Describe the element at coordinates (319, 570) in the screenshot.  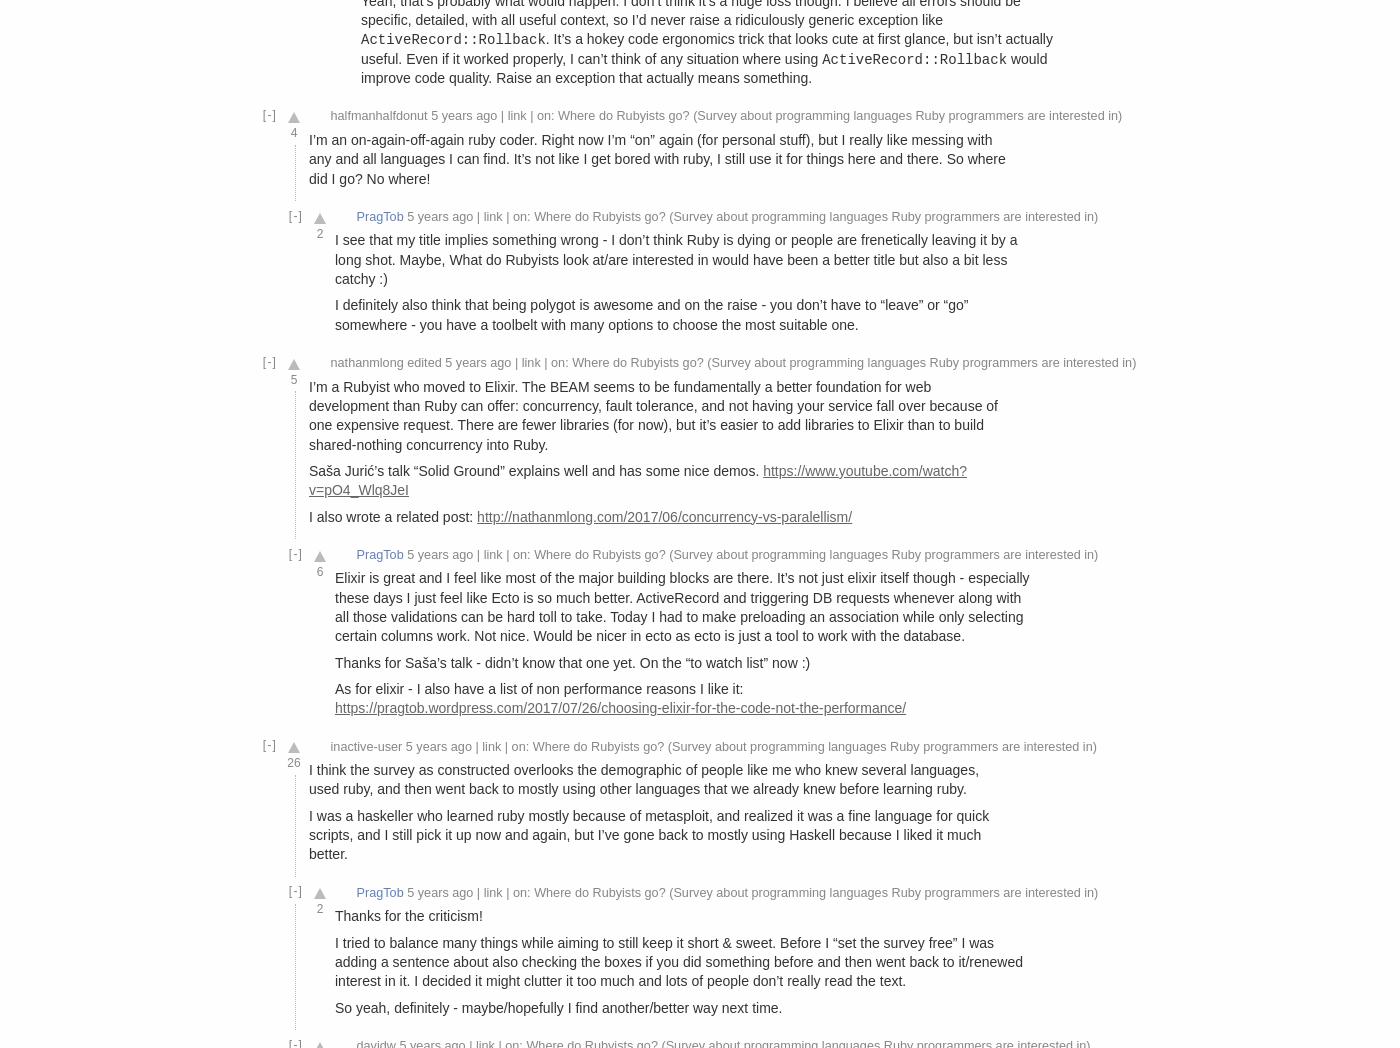
I see `'6'` at that location.